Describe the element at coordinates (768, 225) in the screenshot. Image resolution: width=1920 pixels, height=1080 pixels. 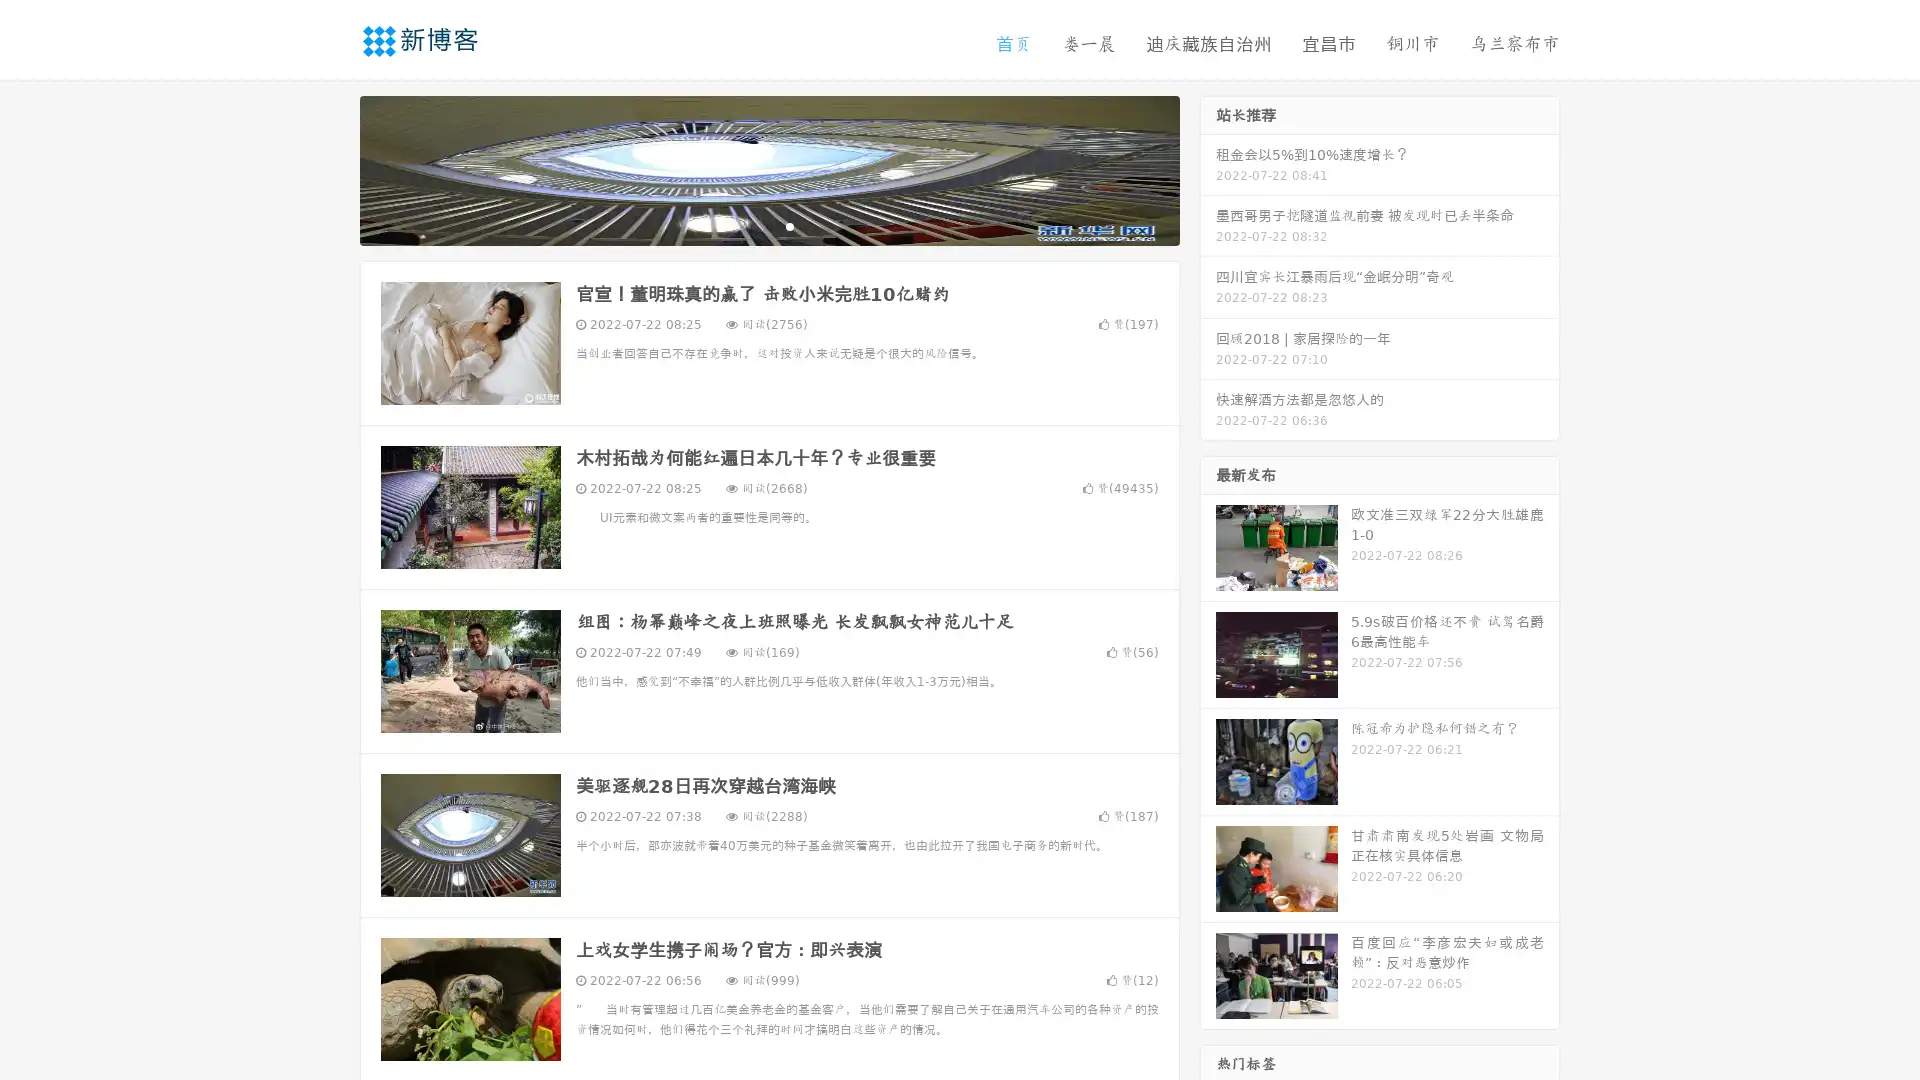
I see `Go to slide 2` at that location.